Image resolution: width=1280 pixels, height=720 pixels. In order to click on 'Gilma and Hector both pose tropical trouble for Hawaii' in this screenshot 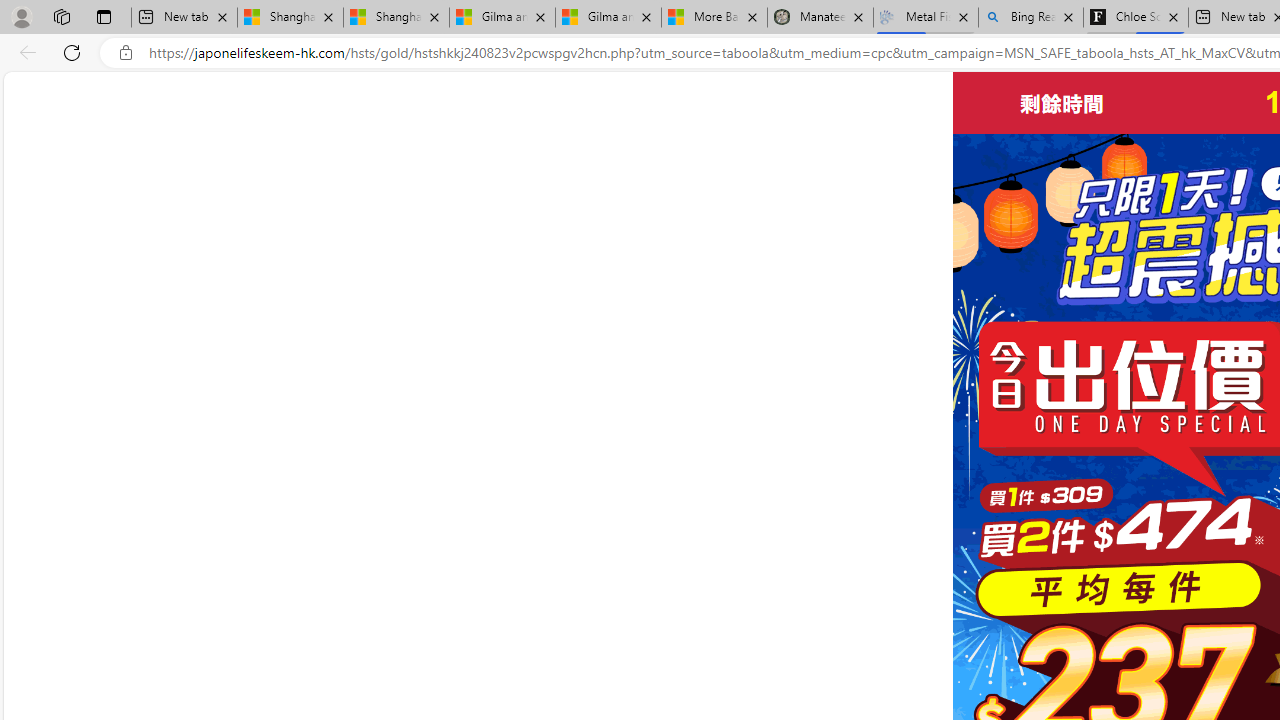, I will do `click(607, 17)`.